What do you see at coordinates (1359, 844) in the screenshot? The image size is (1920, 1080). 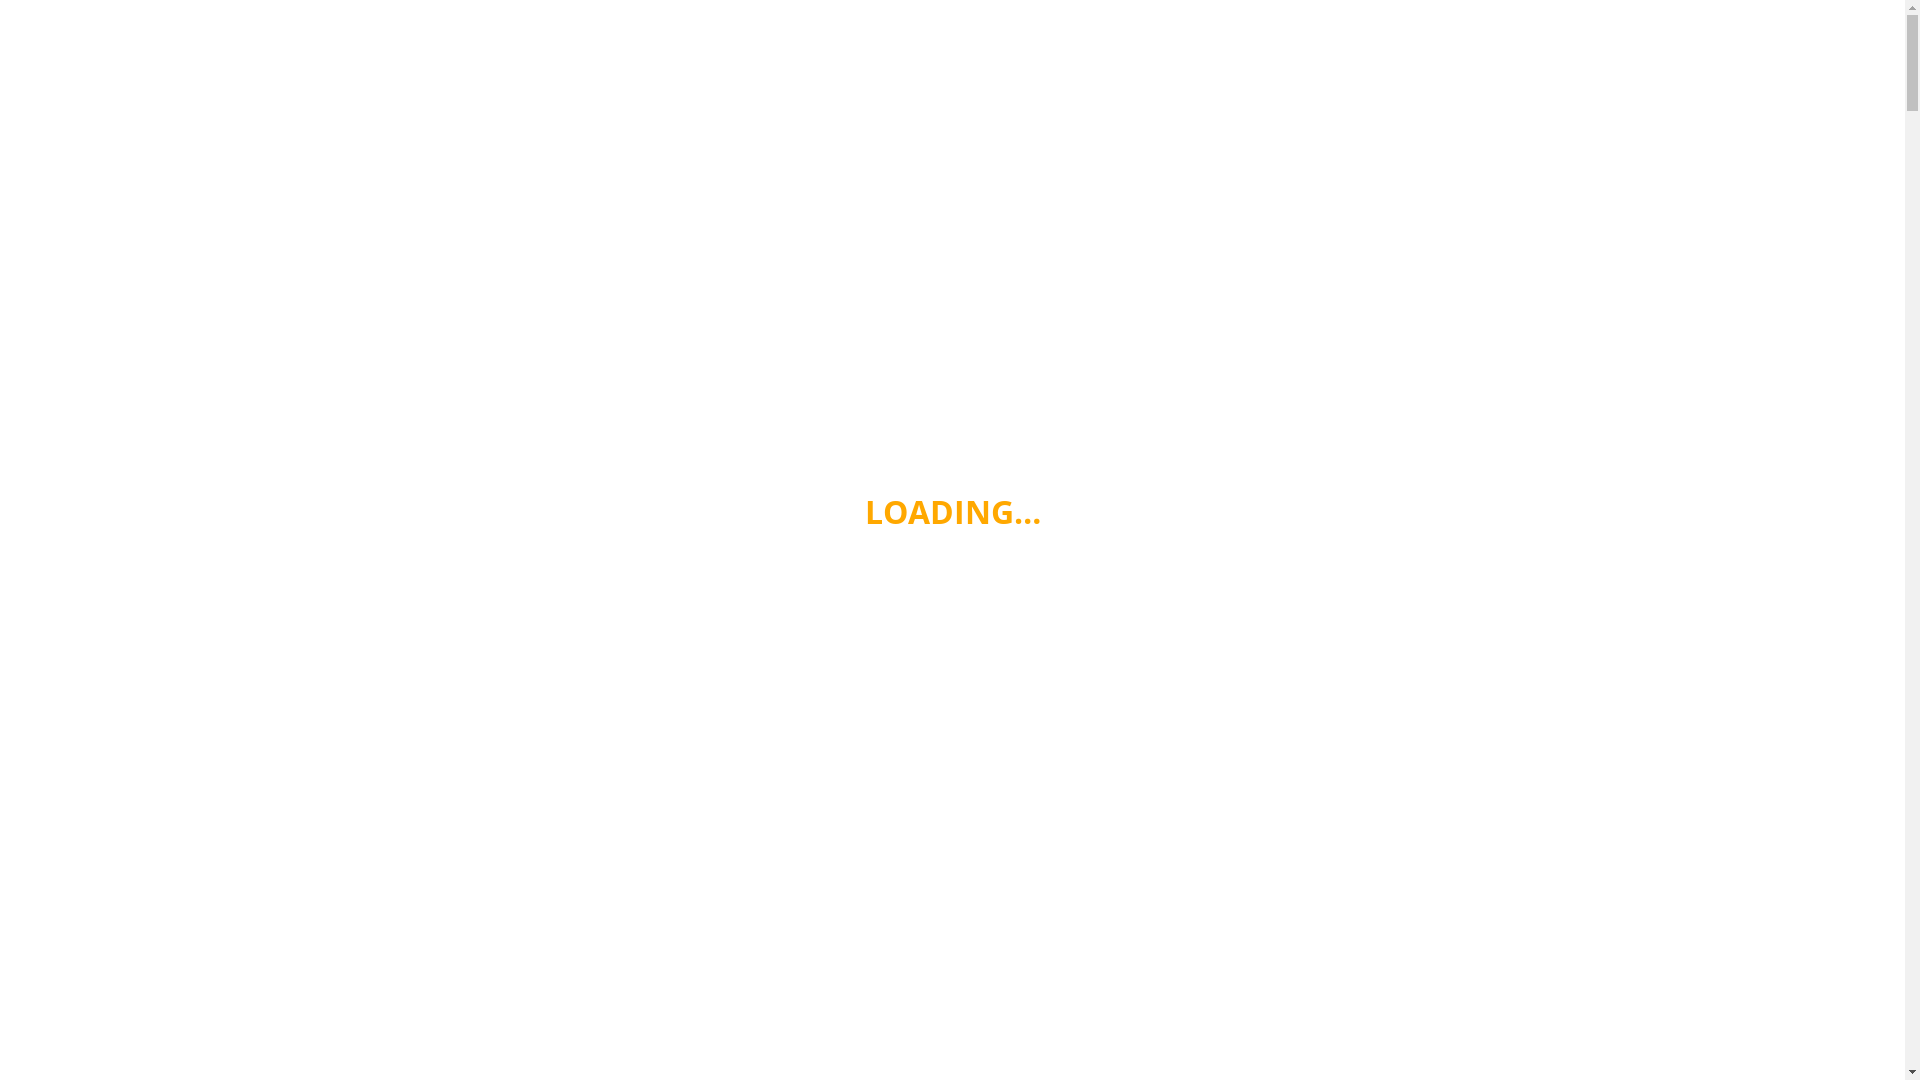 I see `'6 Ways to Use Kelp Noodles'` at bounding box center [1359, 844].